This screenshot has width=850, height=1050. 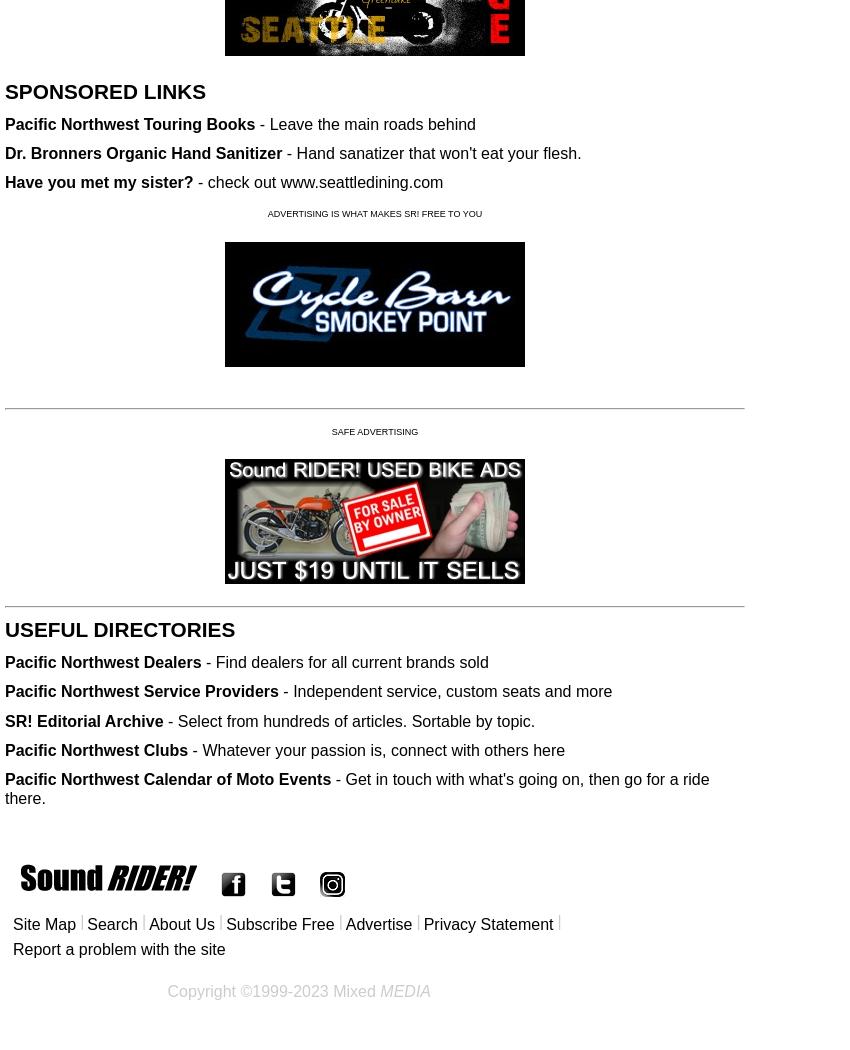 What do you see at coordinates (373, 212) in the screenshot?
I see `'ADVERTISING IS WHAT MAKES SR! FREE TO YOU'` at bounding box center [373, 212].